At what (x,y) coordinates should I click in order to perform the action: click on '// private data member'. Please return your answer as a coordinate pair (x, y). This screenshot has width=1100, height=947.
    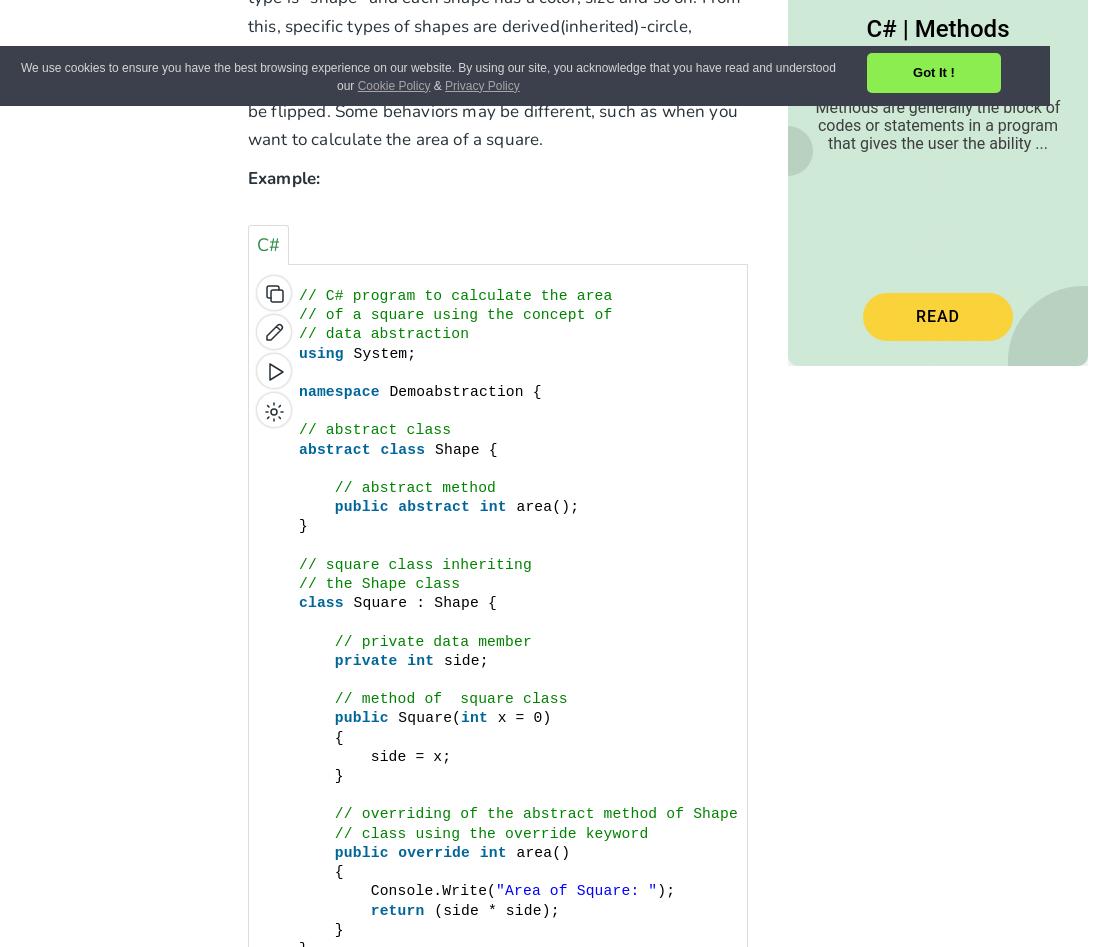
    Looking at the image, I should click on (431, 641).